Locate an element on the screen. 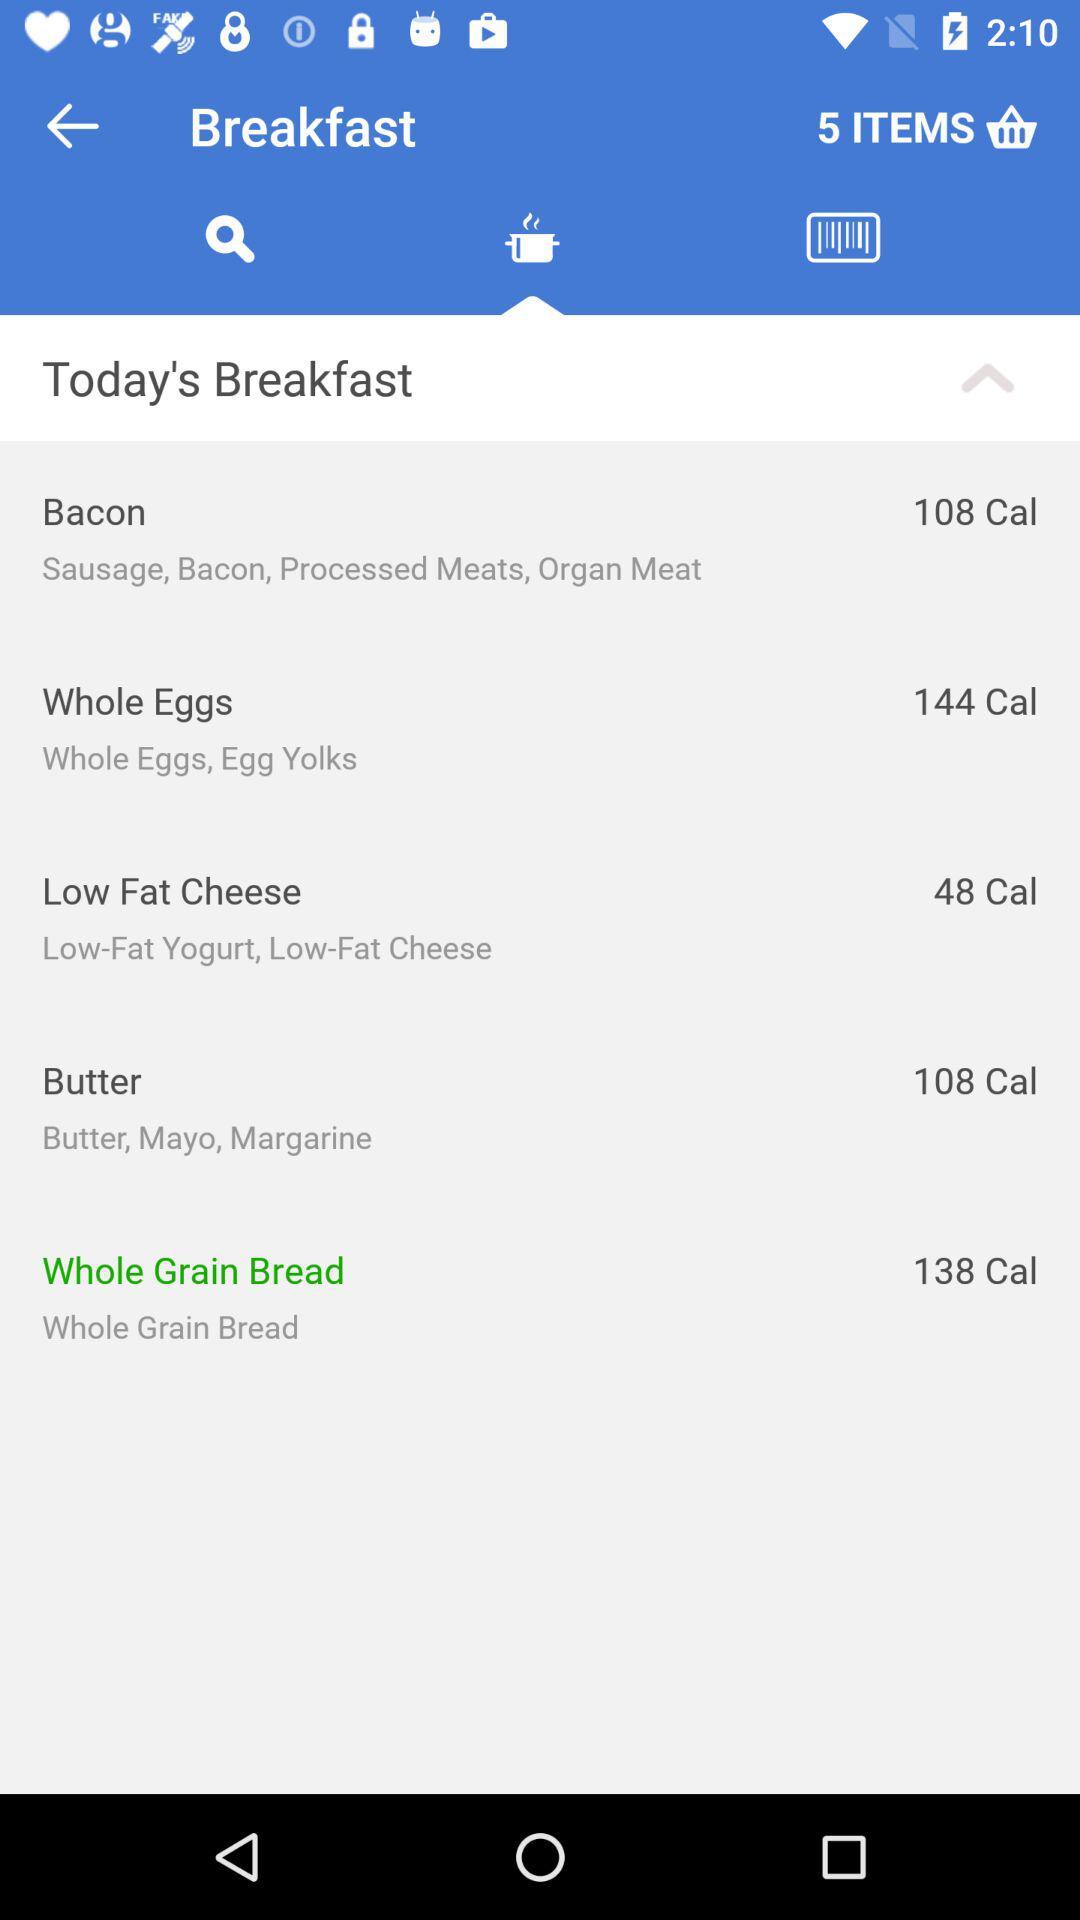 The height and width of the screenshot is (1920, 1080). search is located at coordinates (228, 261).